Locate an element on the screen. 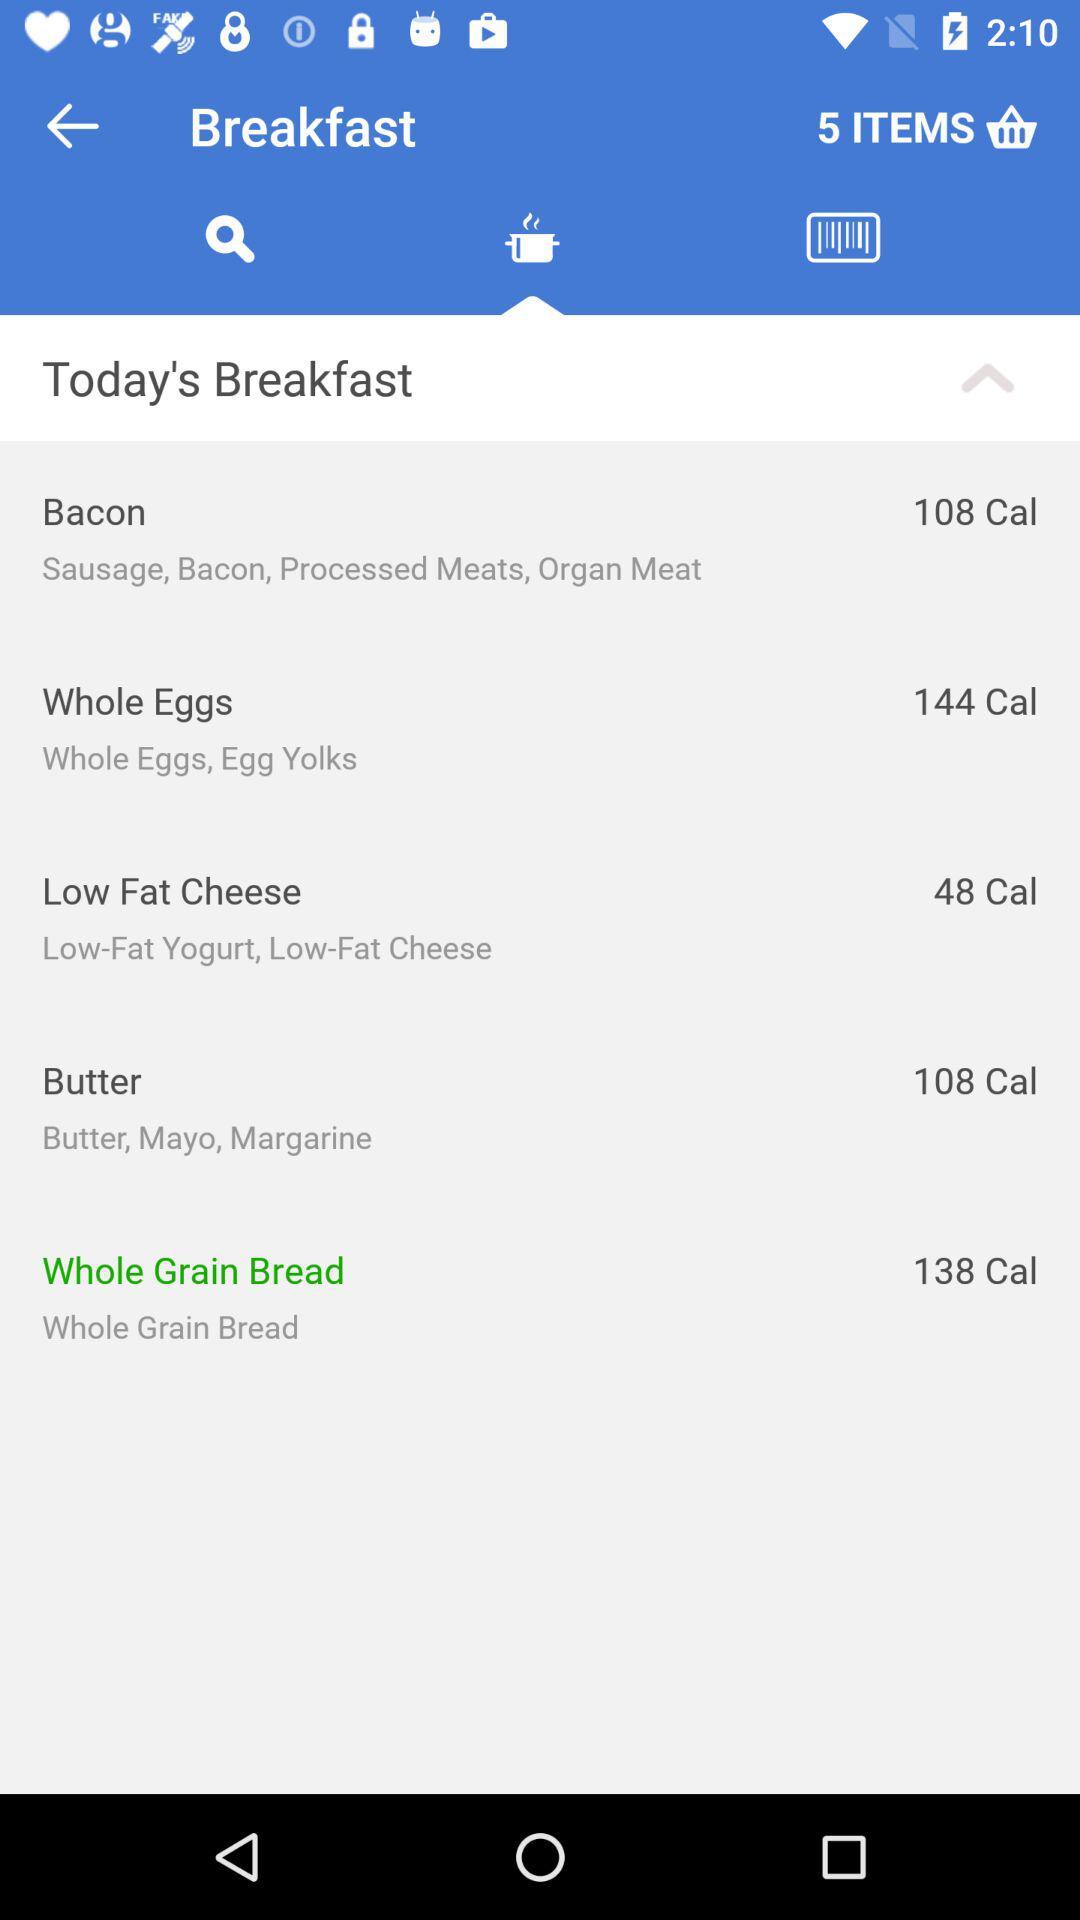 The height and width of the screenshot is (1920, 1080). search is located at coordinates (228, 261).